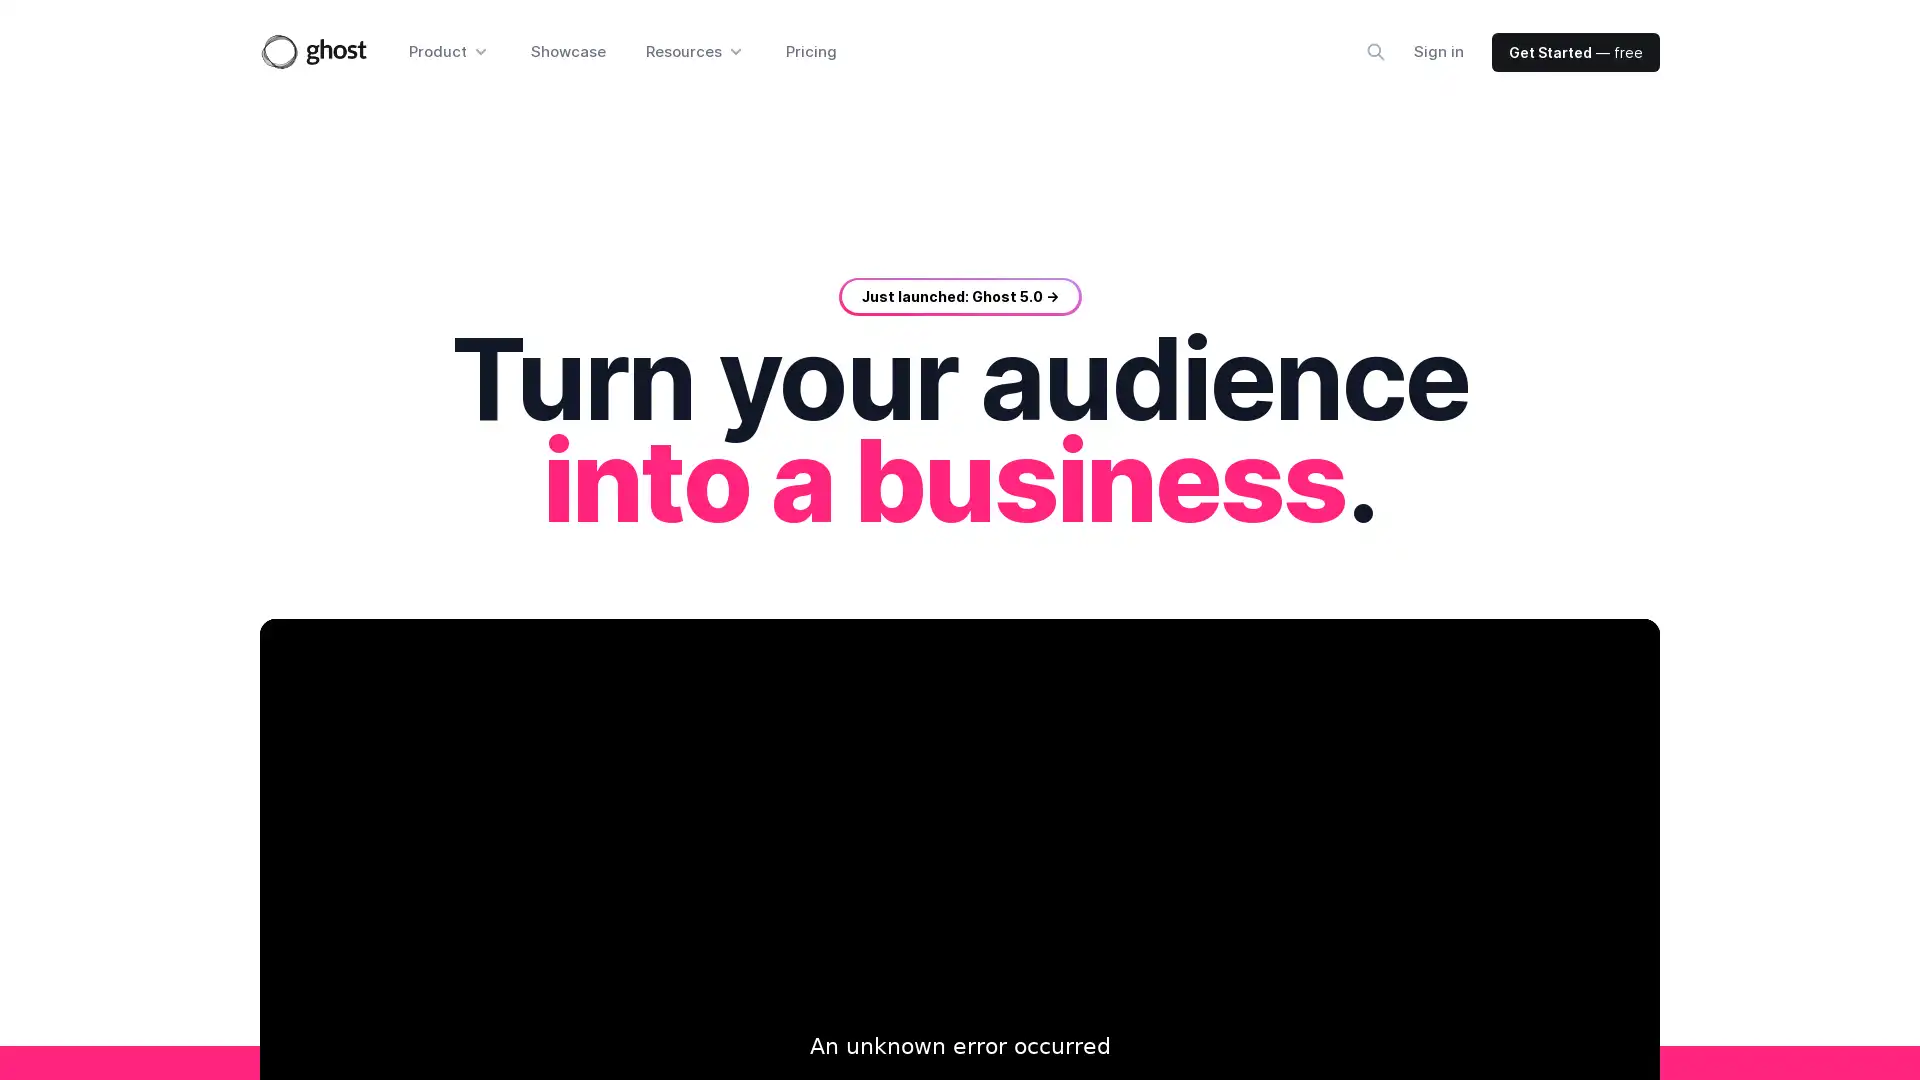  What do you see at coordinates (695, 50) in the screenshot?
I see `Resources` at bounding box center [695, 50].